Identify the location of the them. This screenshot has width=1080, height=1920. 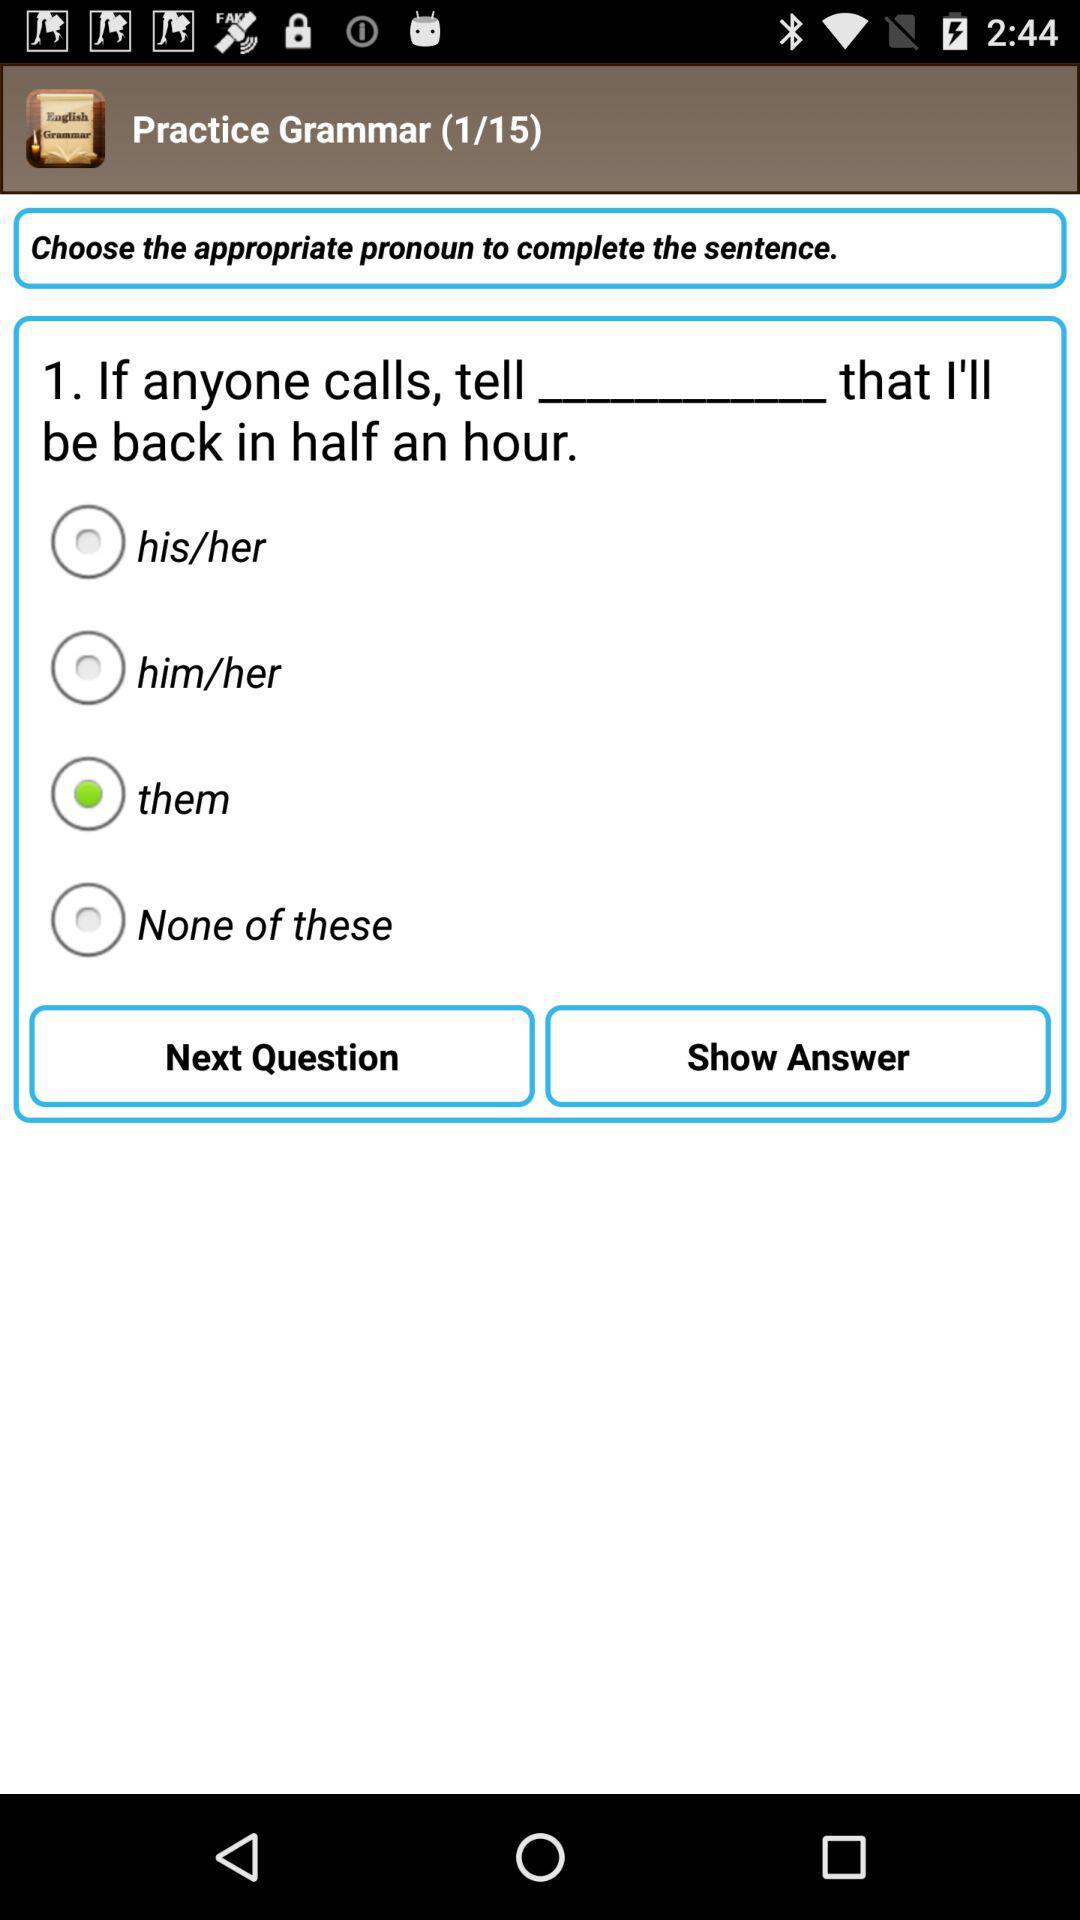
(134, 796).